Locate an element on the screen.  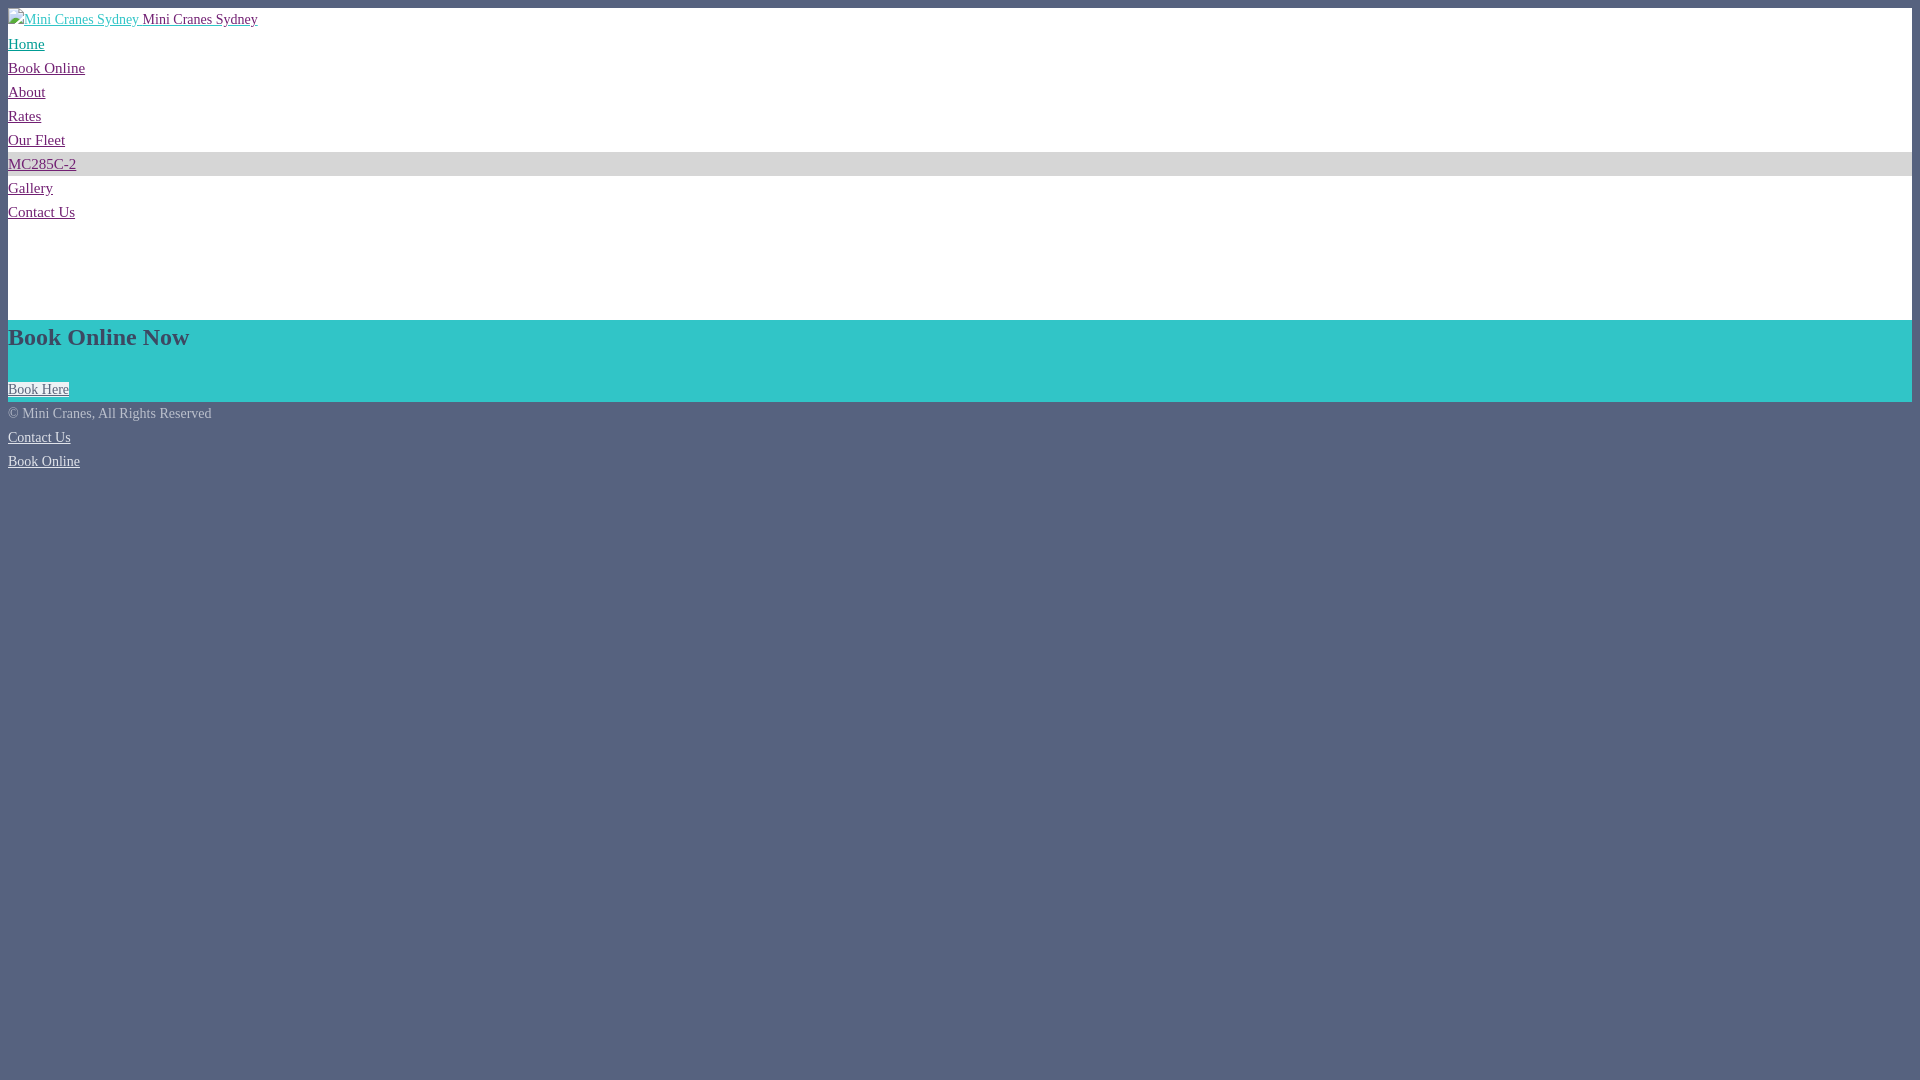
'Contact Us' is located at coordinates (41, 212).